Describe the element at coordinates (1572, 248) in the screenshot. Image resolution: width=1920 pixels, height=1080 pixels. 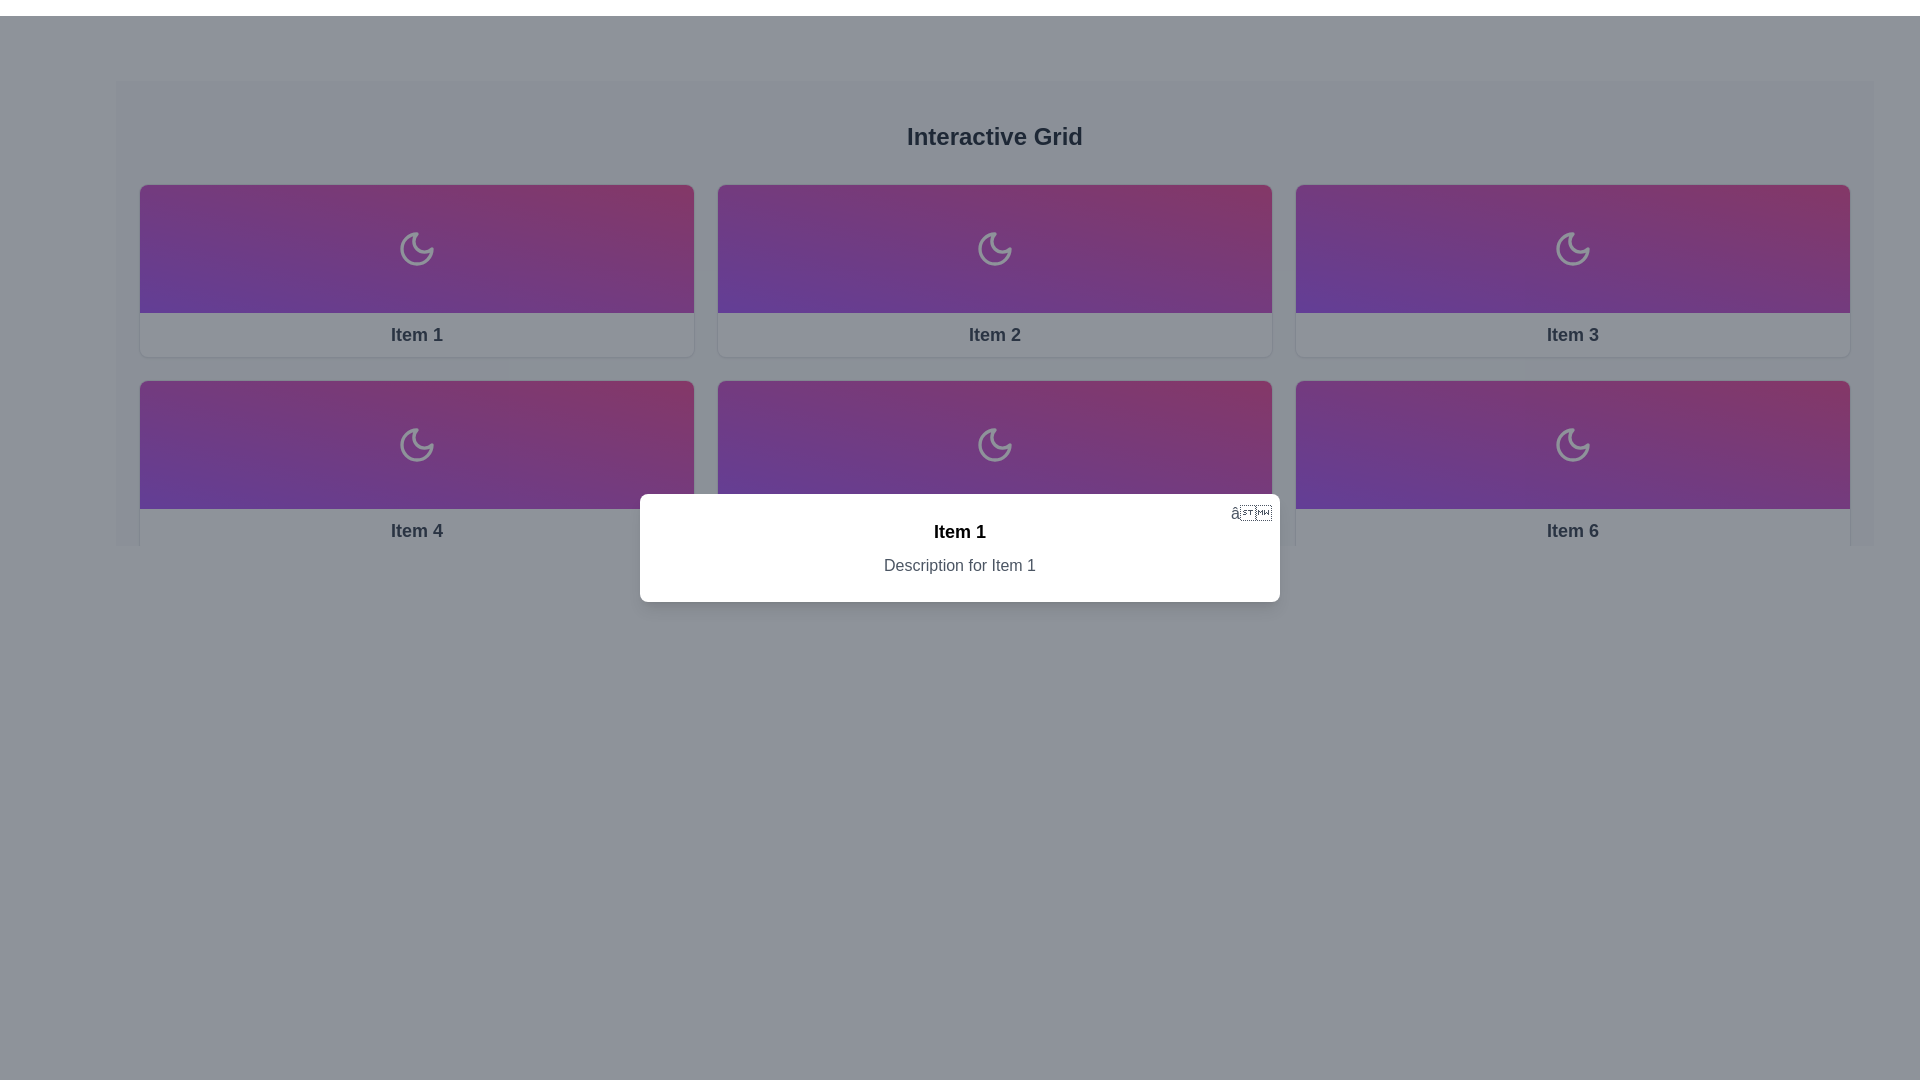
I see `the crescent moon icon, which is centered within the third card labeled 'Item 3' in a horizontal grid of six cards, featuring a purple-to-pink gradient background` at that location.